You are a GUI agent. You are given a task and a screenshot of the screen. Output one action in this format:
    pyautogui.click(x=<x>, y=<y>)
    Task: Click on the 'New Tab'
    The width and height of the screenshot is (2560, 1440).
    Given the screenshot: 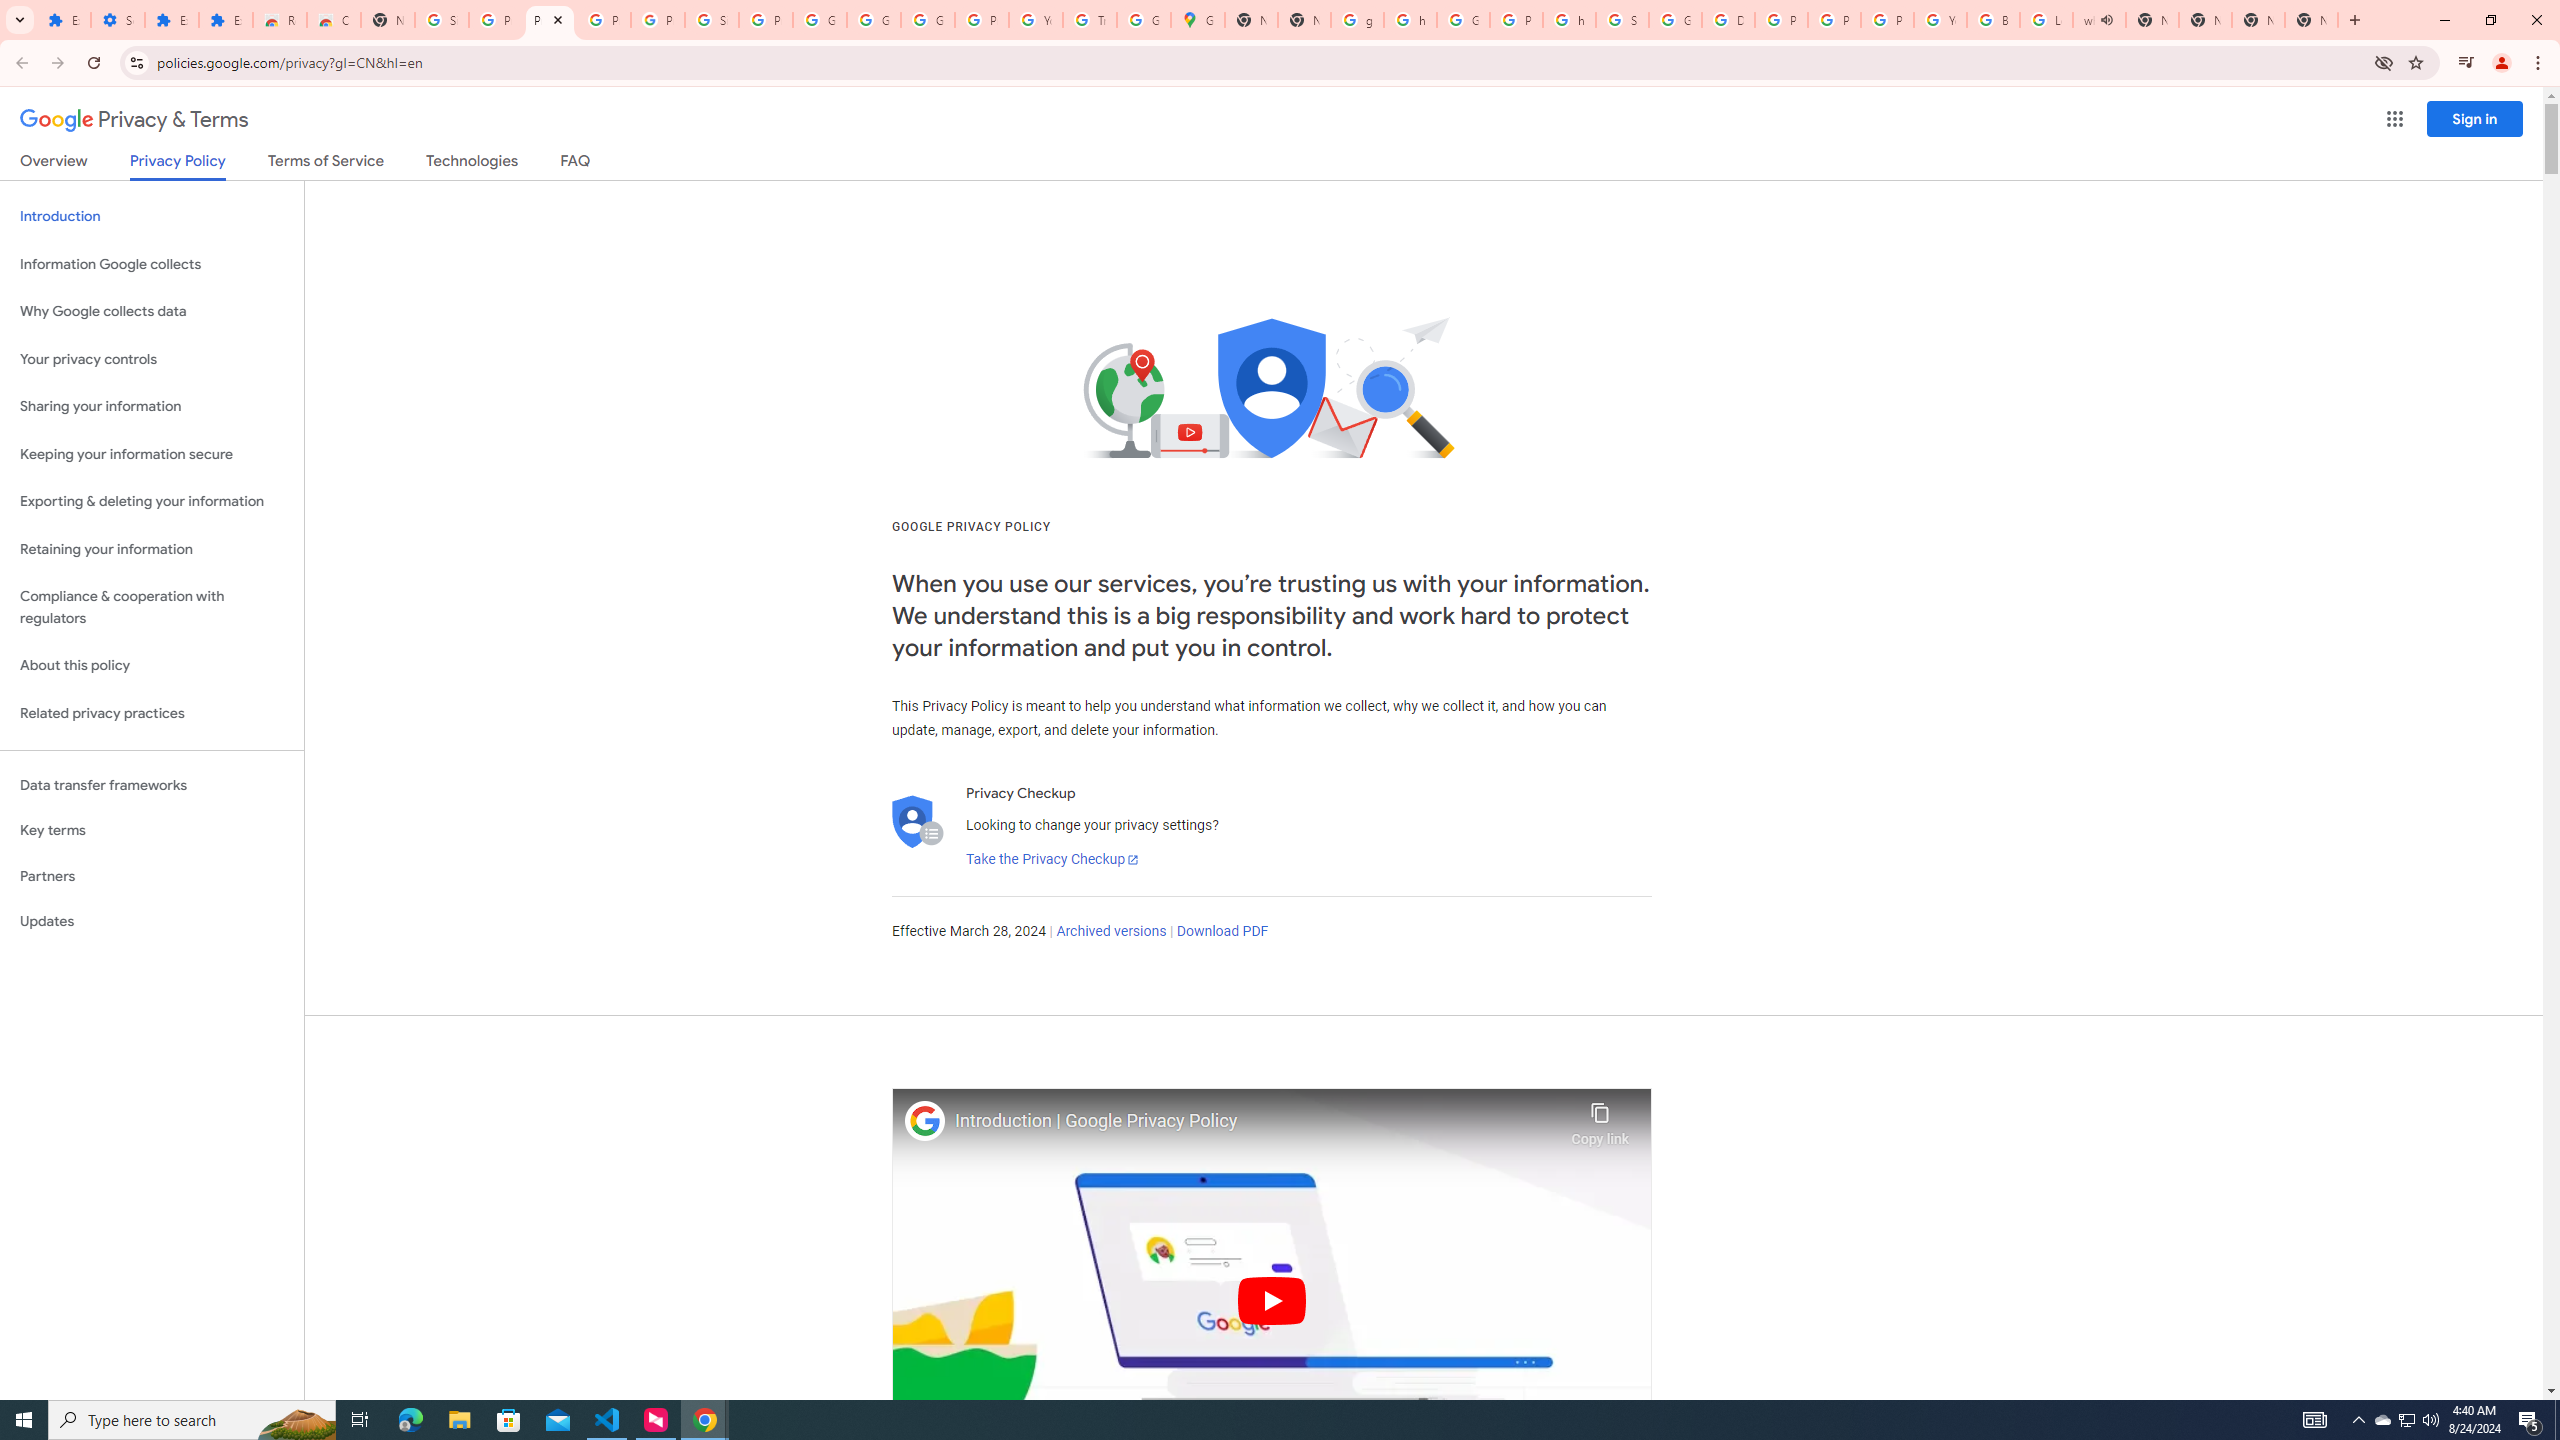 What is the action you would take?
    pyautogui.click(x=2257, y=19)
    